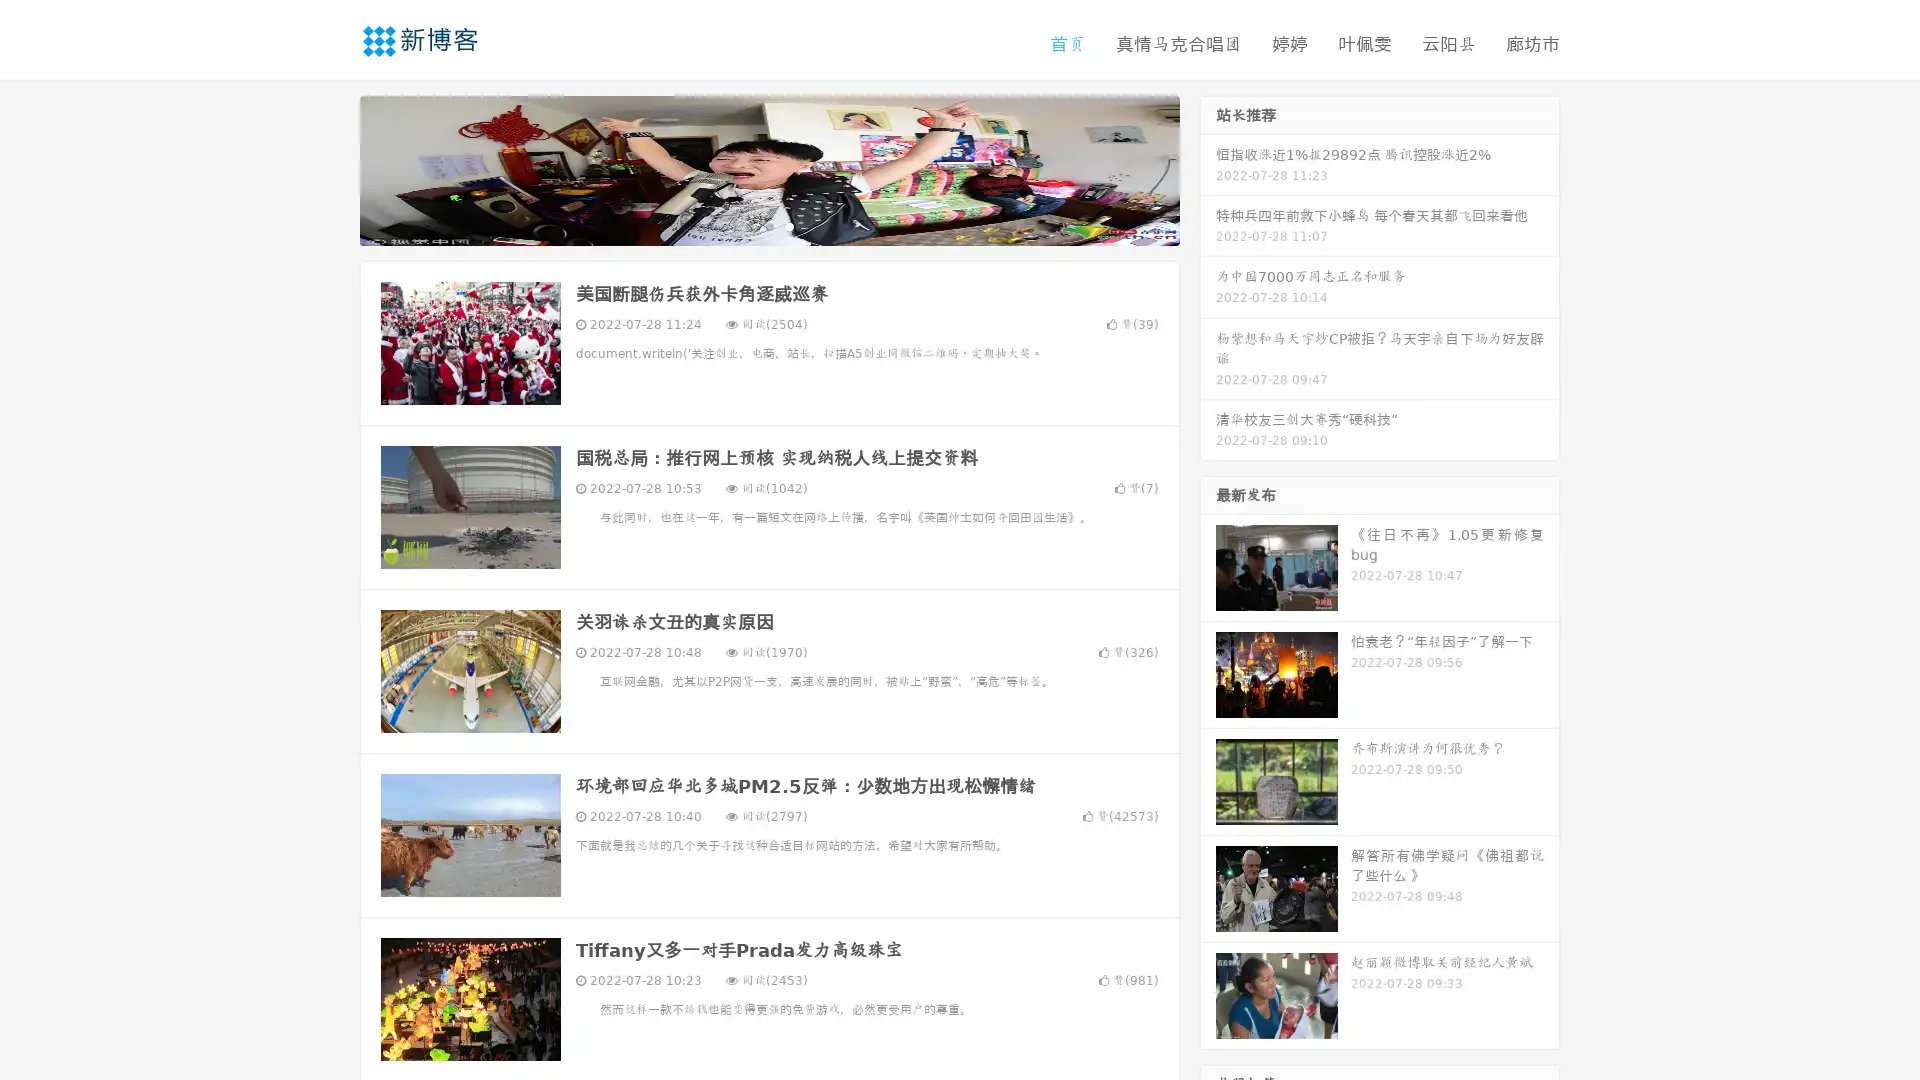 The image size is (1920, 1080). I want to click on Next slide, so click(1208, 168).